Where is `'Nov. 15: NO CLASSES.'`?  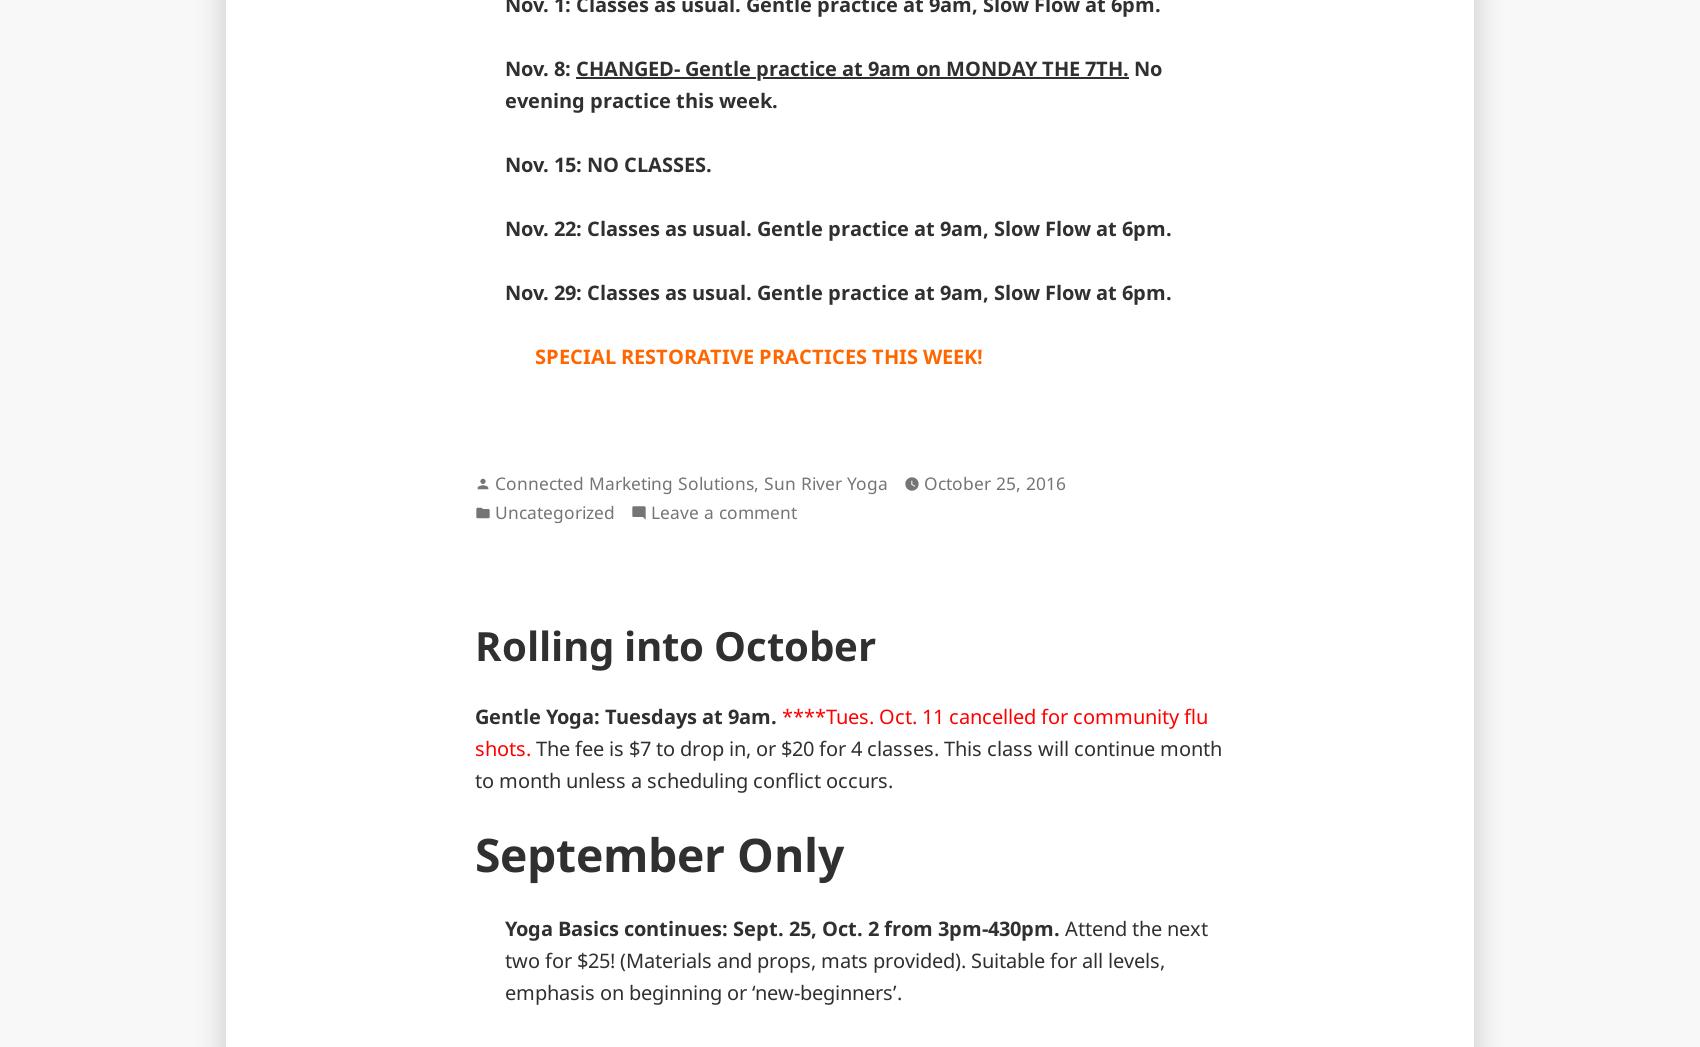 'Nov. 15: NO CLASSES.' is located at coordinates (607, 163).